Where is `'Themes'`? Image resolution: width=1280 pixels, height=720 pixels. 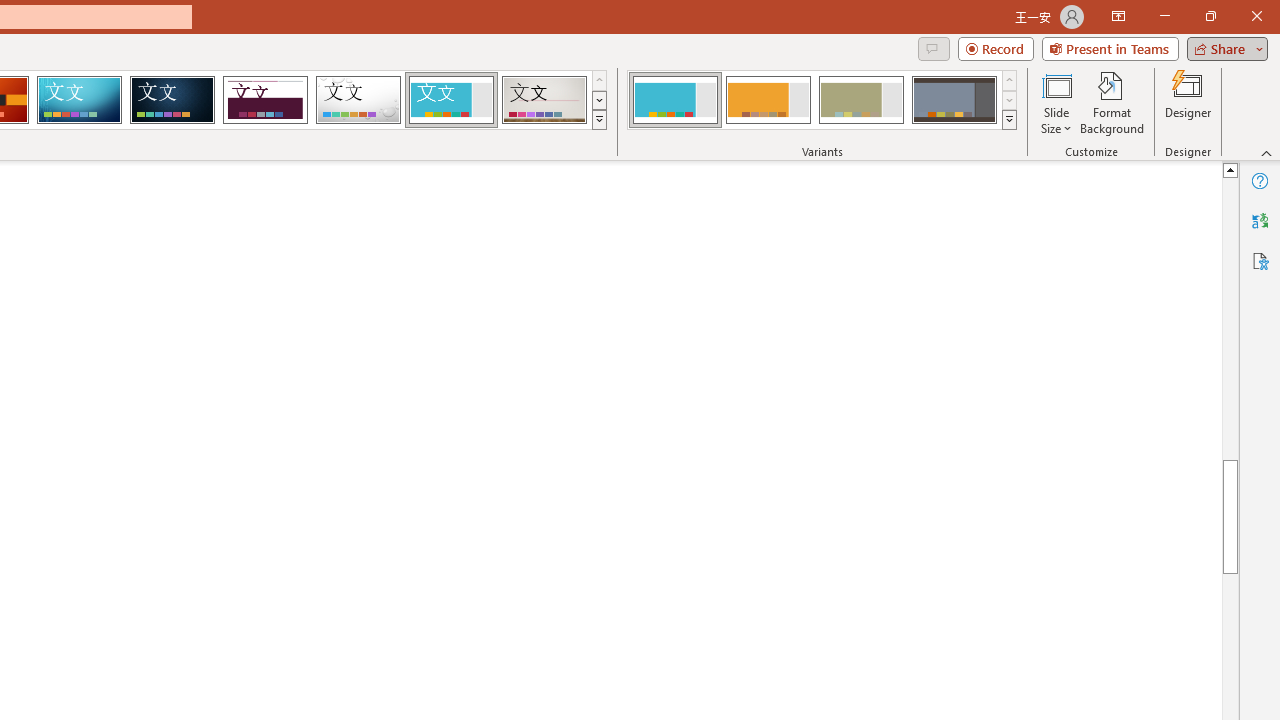
'Themes' is located at coordinates (598, 120).